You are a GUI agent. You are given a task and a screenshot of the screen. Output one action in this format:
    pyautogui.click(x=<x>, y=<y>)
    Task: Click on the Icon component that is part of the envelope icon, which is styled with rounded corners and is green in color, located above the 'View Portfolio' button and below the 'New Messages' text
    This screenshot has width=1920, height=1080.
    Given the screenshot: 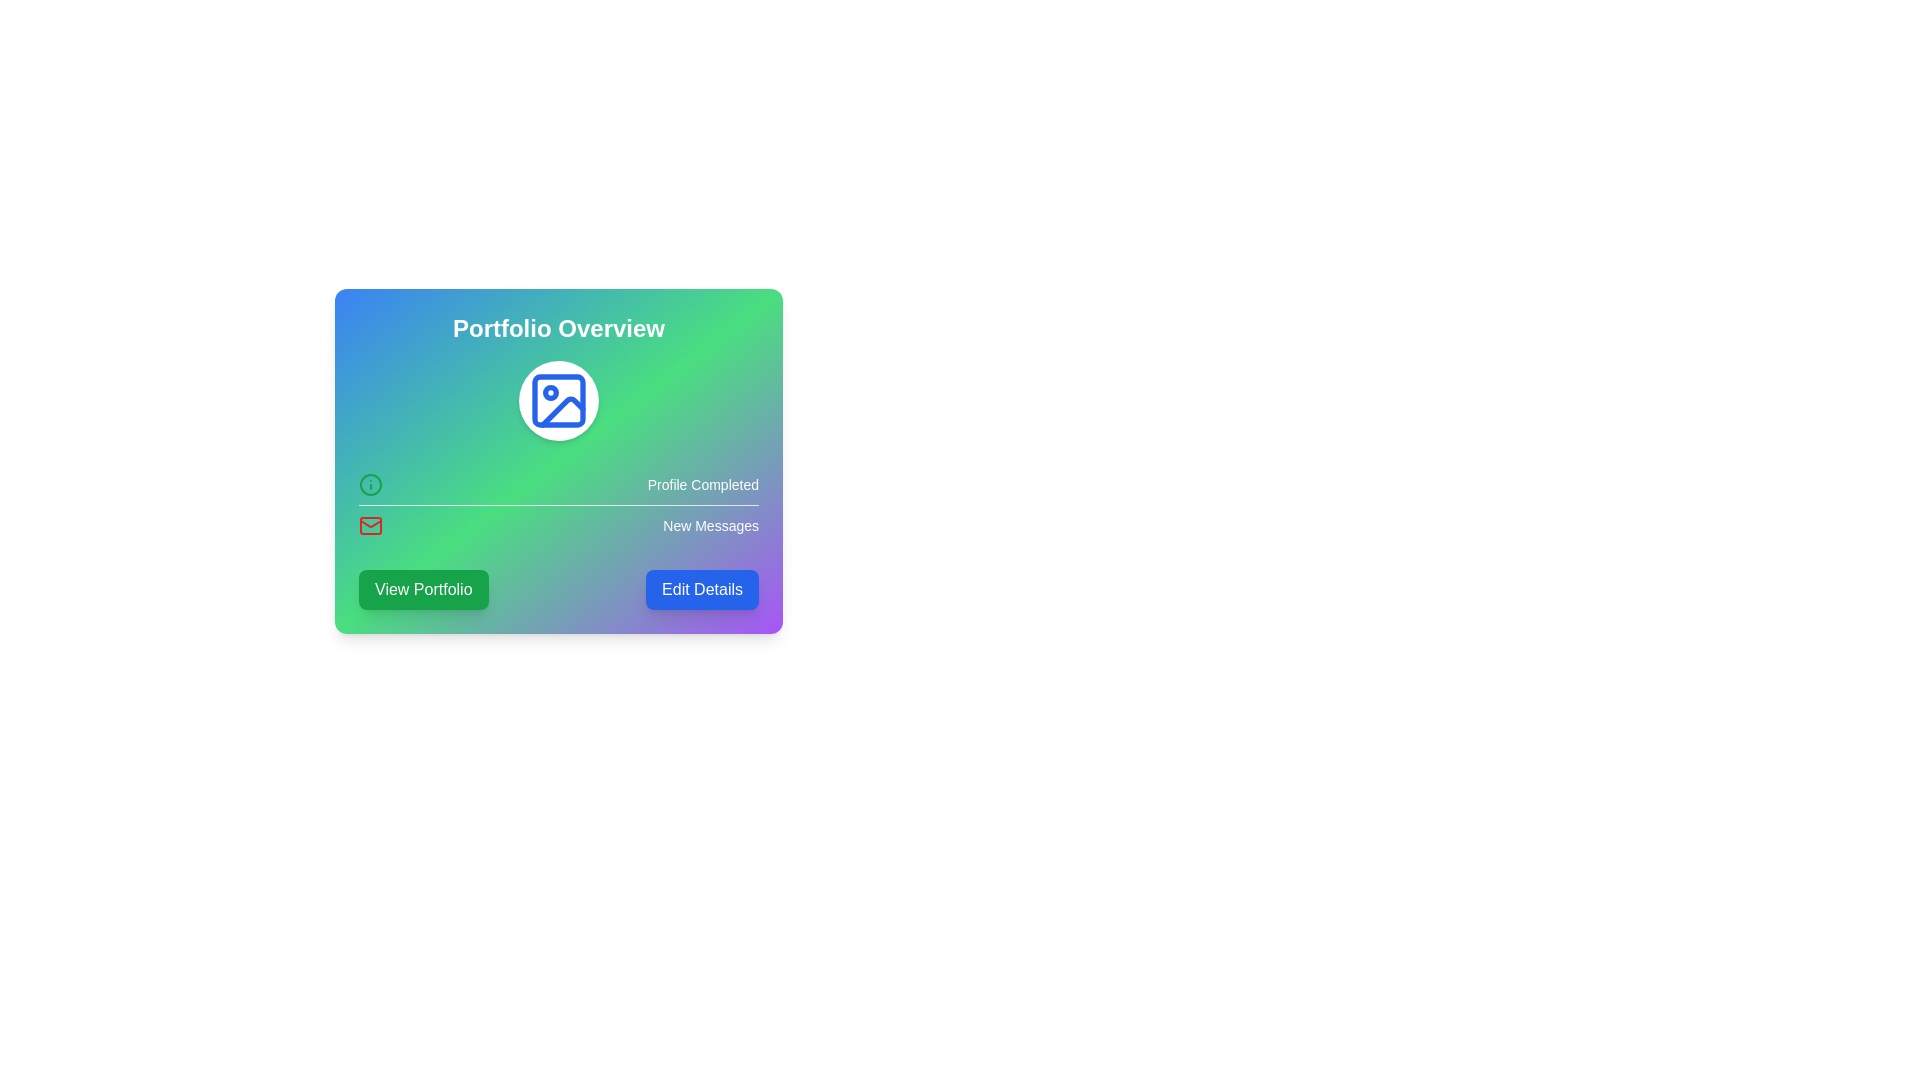 What is the action you would take?
    pyautogui.click(x=370, y=524)
    